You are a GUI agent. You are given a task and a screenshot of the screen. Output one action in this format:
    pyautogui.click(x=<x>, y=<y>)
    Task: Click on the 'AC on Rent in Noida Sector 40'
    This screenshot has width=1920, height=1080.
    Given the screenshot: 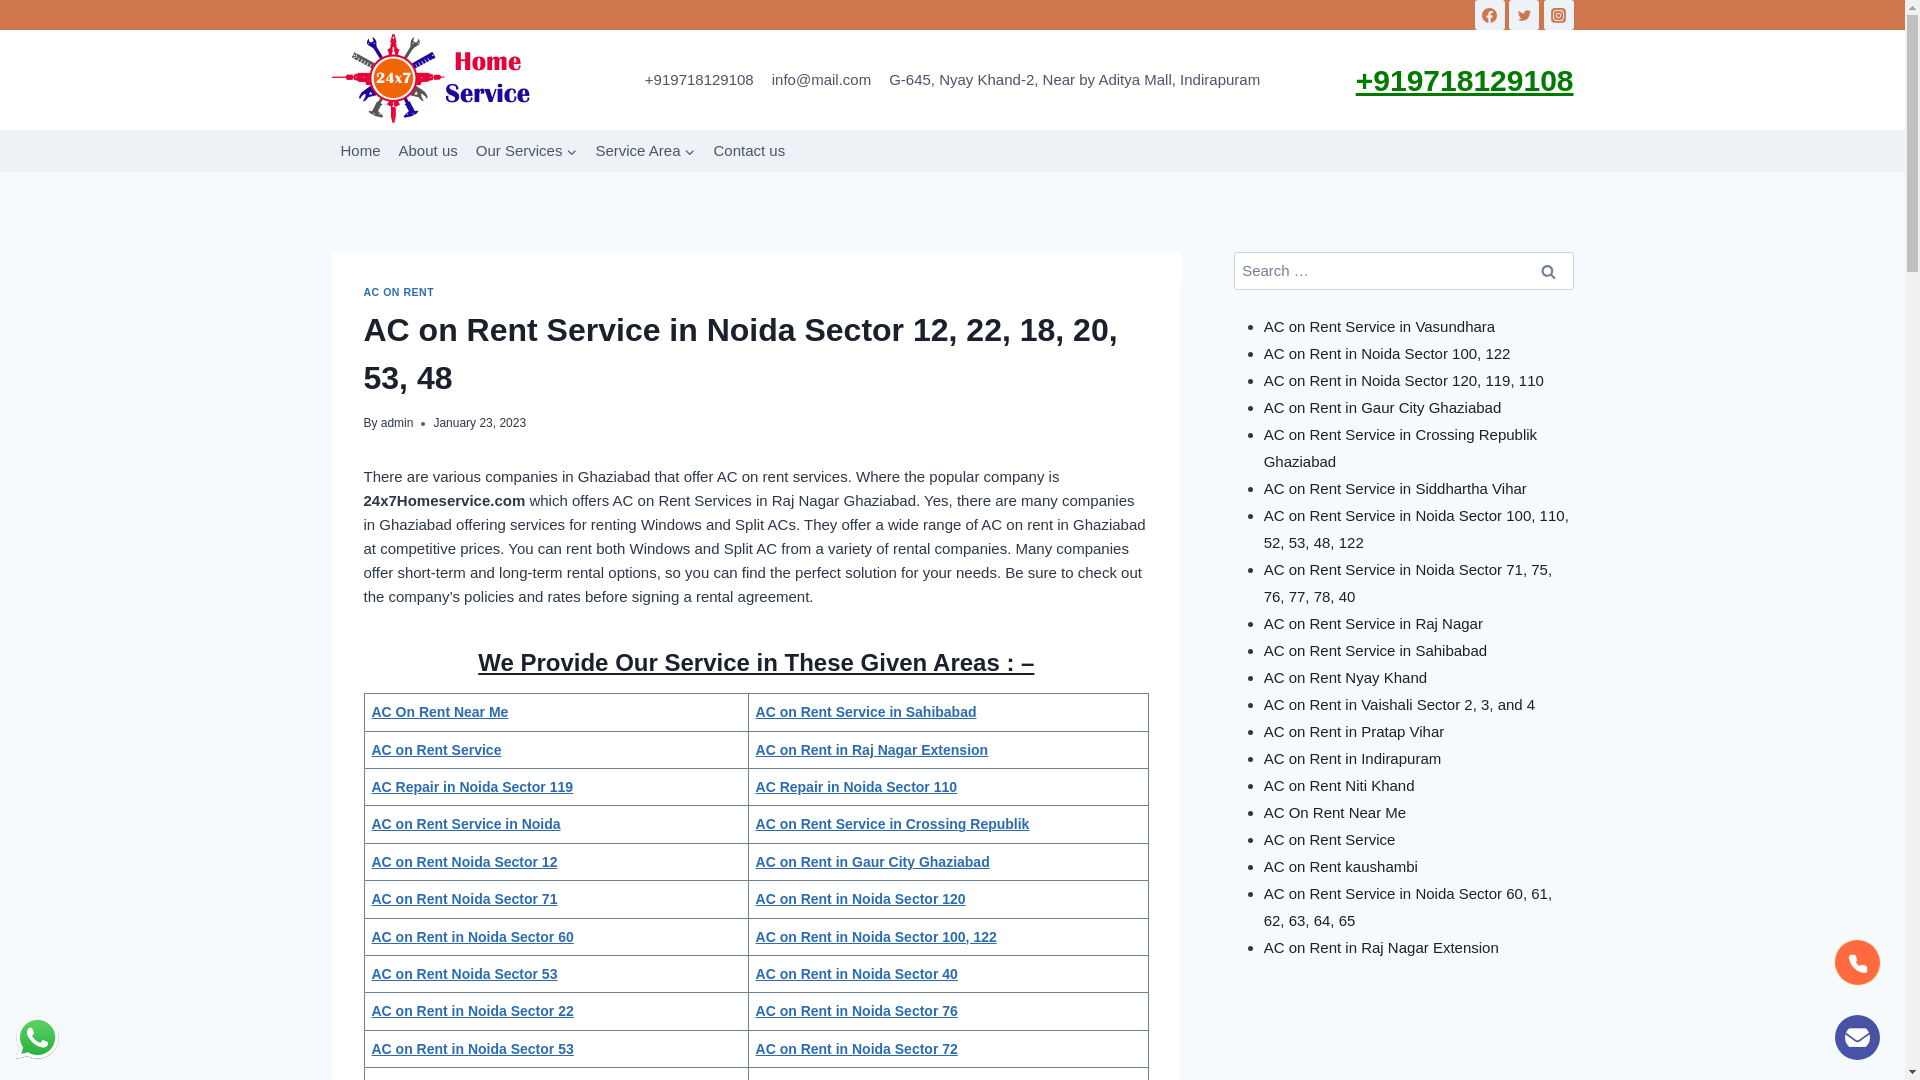 What is the action you would take?
    pyautogui.click(x=857, y=973)
    